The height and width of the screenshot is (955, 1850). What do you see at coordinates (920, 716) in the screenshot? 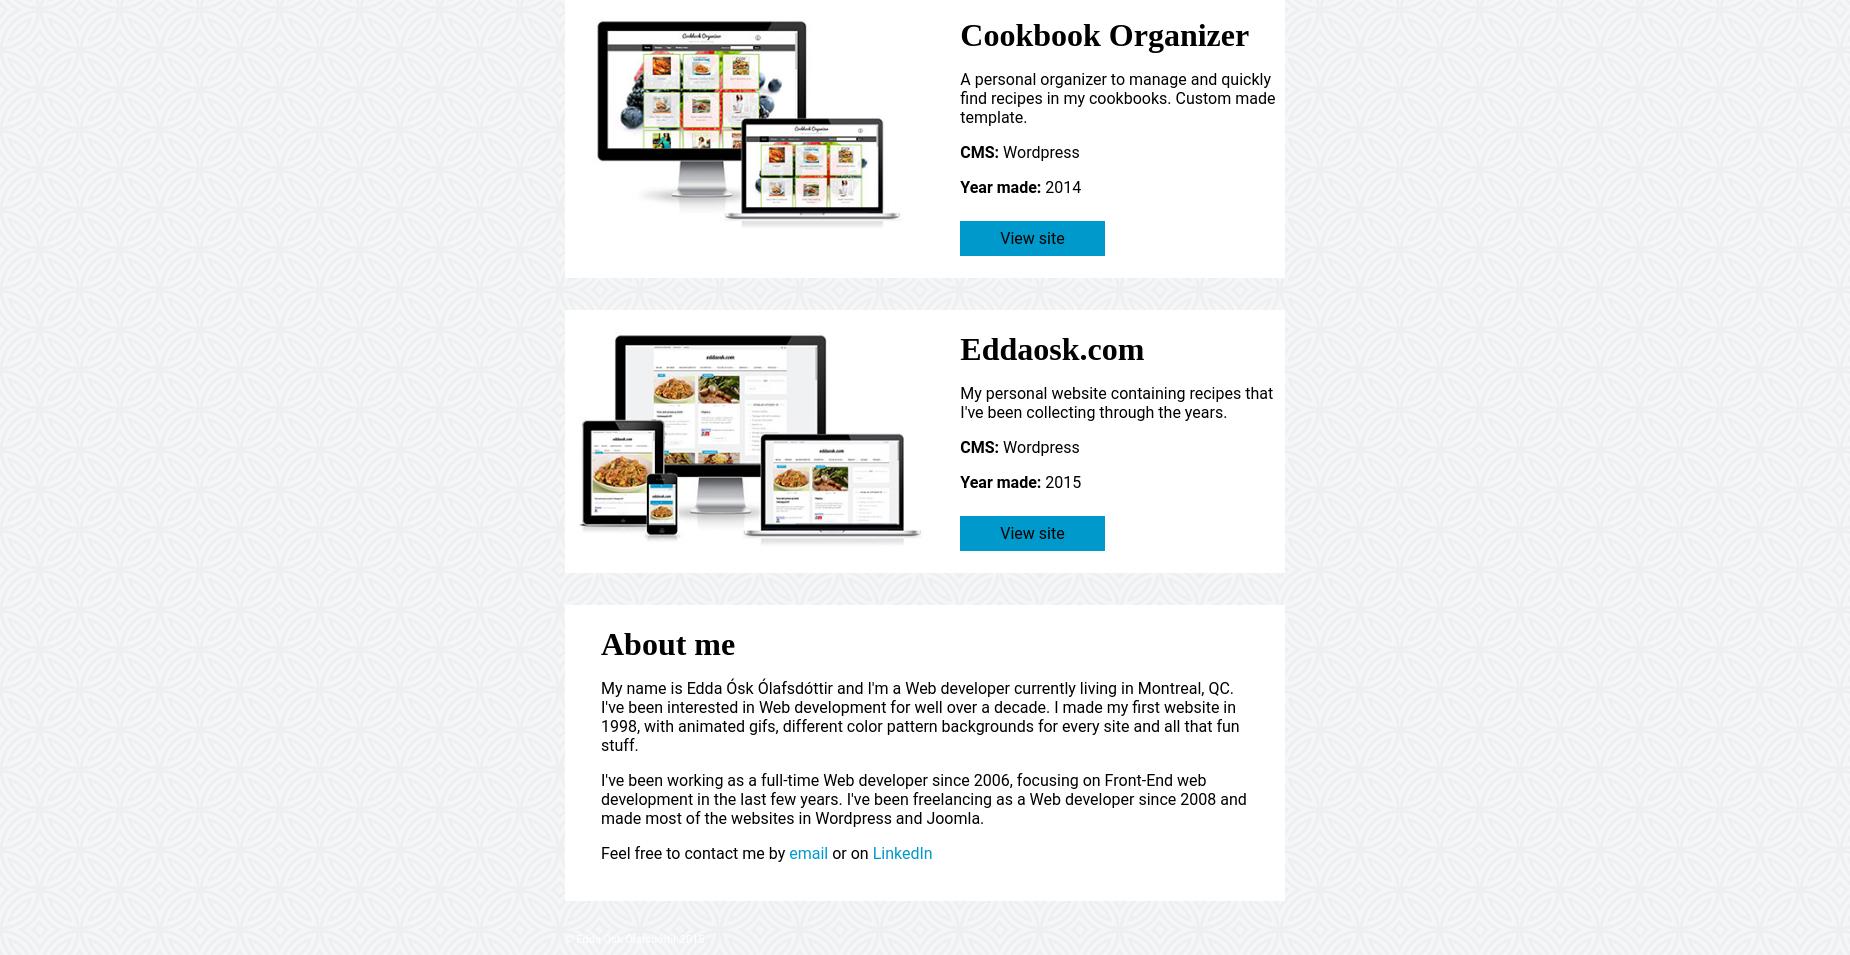
I see `'My name is Edda Ósk Ólafsdóttir and I'm a Web developer currently living in Montreal, QC. I've been interested in Web development for well over a decade.
                I made my first website in 1998, with animated gifs, different color pattern backgrounds for every site and all that fun stuff.'` at bounding box center [920, 716].